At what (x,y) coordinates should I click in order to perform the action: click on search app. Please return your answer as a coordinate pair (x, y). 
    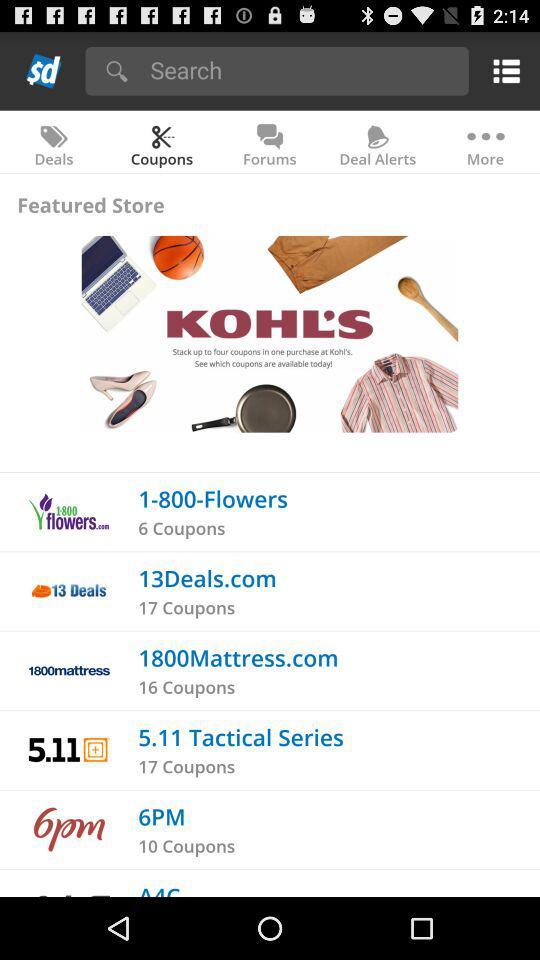
    Looking at the image, I should click on (302, 69).